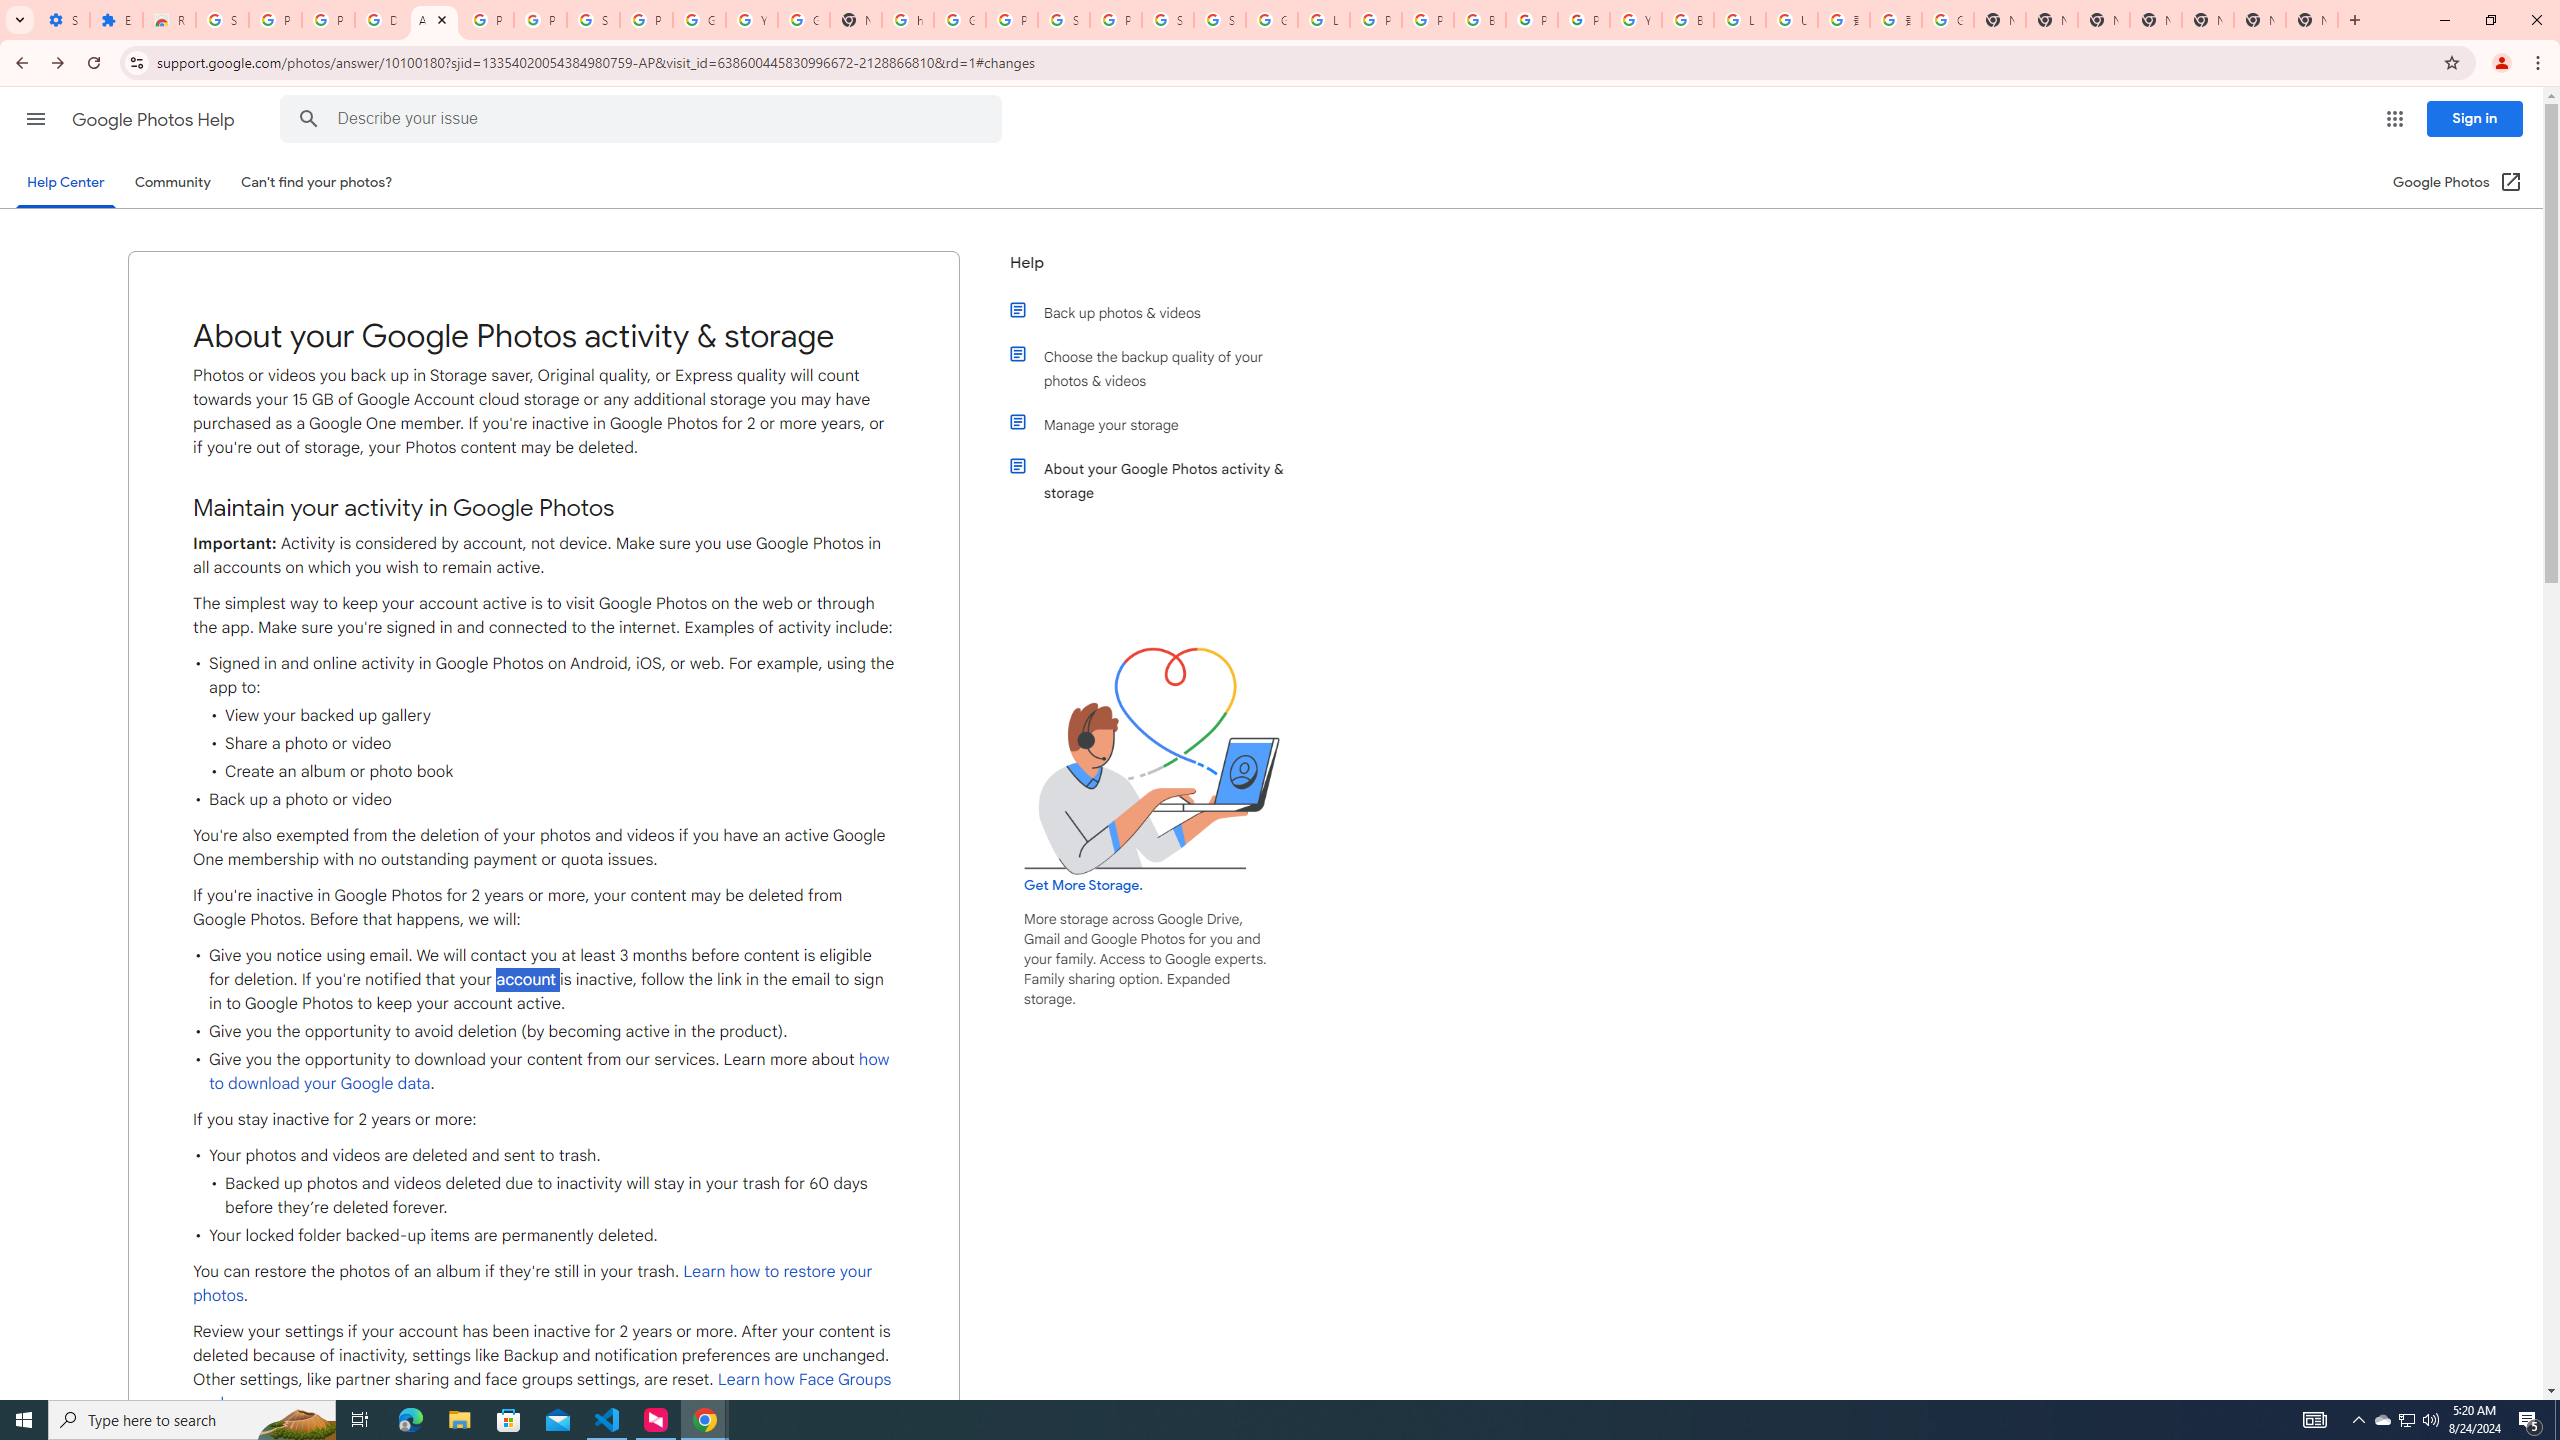 This screenshot has height=1440, width=2560. Describe the element at coordinates (309, 118) in the screenshot. I see `'Search Help Center'` at that location.